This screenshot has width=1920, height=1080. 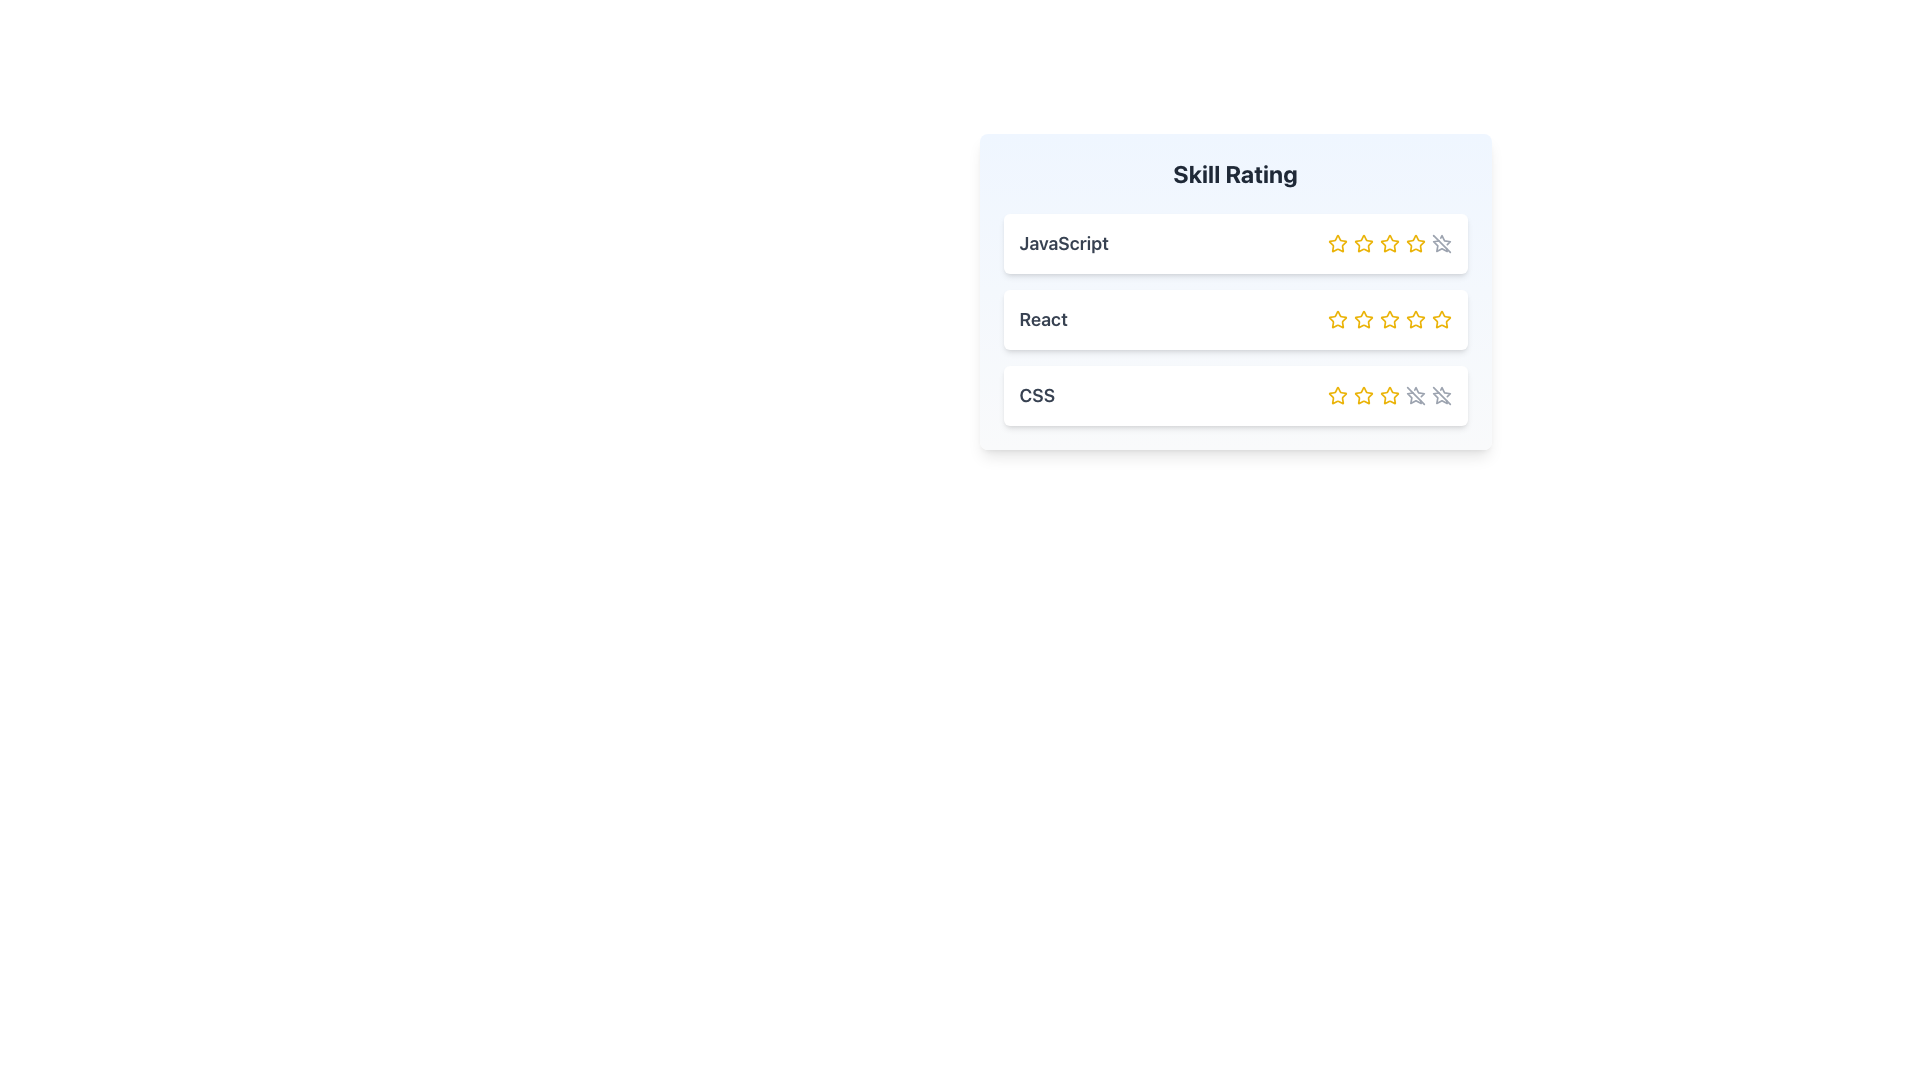 What do you see at coordinates (1440, 318) in the screenshot?
I see `the fifth star` at bounding box center [1440, 318].